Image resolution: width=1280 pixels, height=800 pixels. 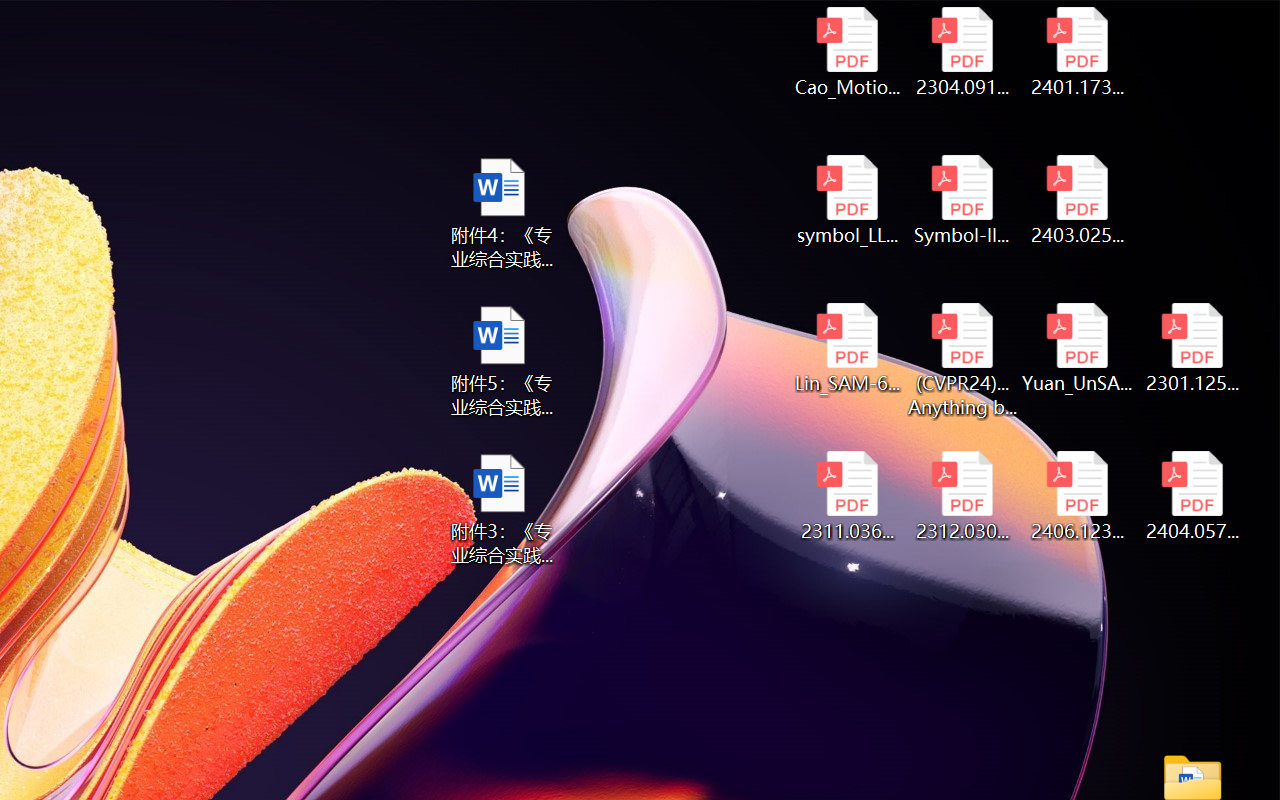 What do you see at coordinates (1192, 348) in the screenshot?
I see `'2301.12597v3.pdf'` at bounding box center [1192, 348].